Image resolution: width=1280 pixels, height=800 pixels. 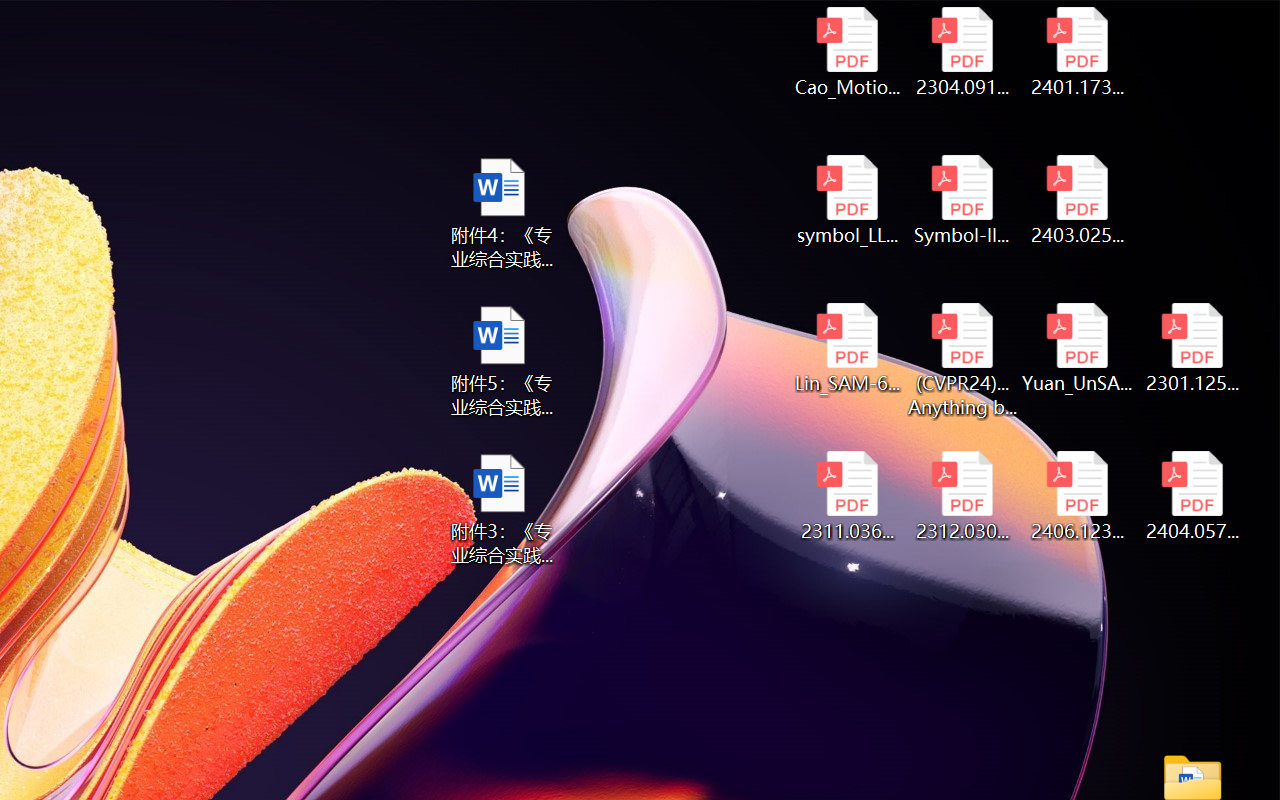 What do you see at coordinates (1192, 348) in the screenshot?
I see `'2301.12597v3.pdf'` at bounding box center [1192, 348].